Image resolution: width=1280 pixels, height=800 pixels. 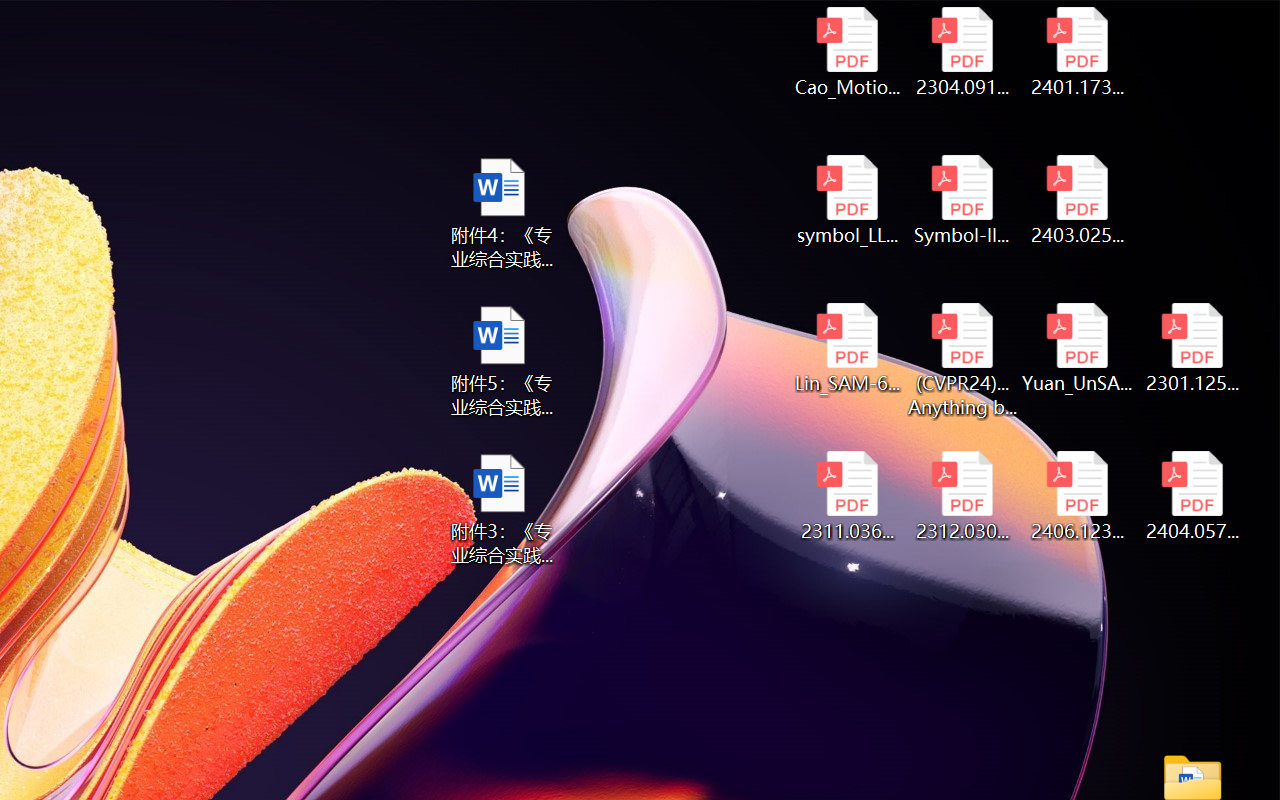 What do you see at coordinates (1192, 348) in the screenshot?
I see `'2301.12597v3.pdf'` at bounding box center [1192, 348].